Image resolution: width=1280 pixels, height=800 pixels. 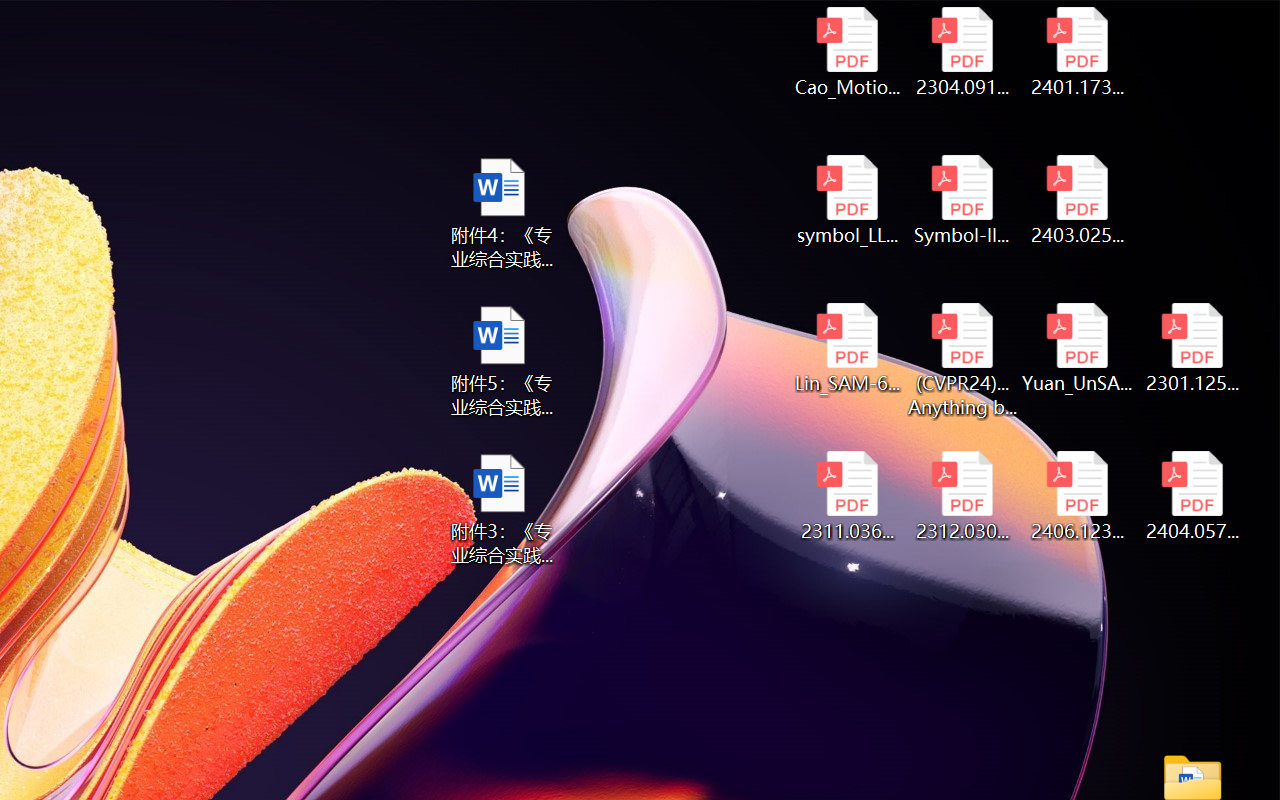 What do you see at coordinates (1192, 348) in the screenshot?
I see `'2301.12597v3.pdf'` at bounding box center [1192, 348].